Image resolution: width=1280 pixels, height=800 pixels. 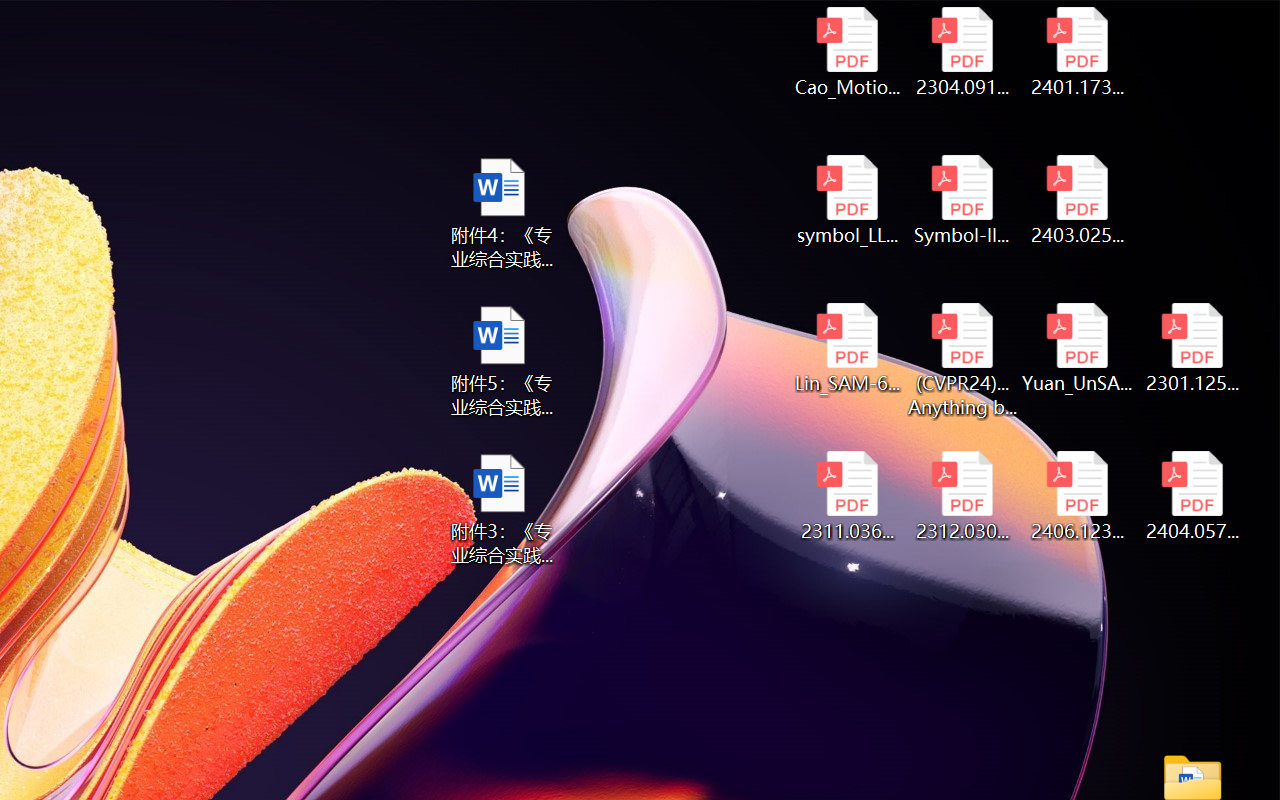 What do you see at coordinates (1192, 348) in the screenshot?
I see `'2301.12597v3.pdf'` at bounding box center [1192, 348].